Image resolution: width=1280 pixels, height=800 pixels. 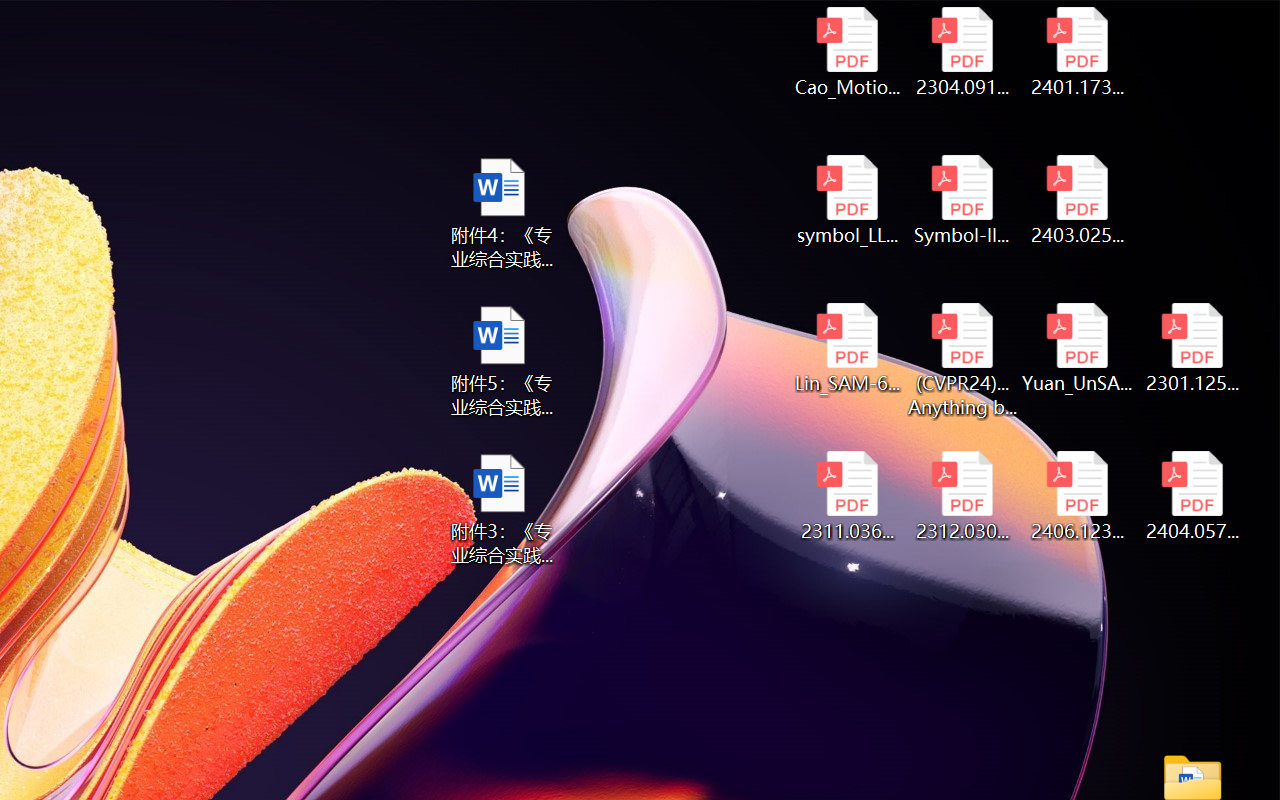 What do you see at coordinates (1192, 348) in the screenshot?
I see `'2301.12597v3.pdf'` at bounding box center [1192, 348].